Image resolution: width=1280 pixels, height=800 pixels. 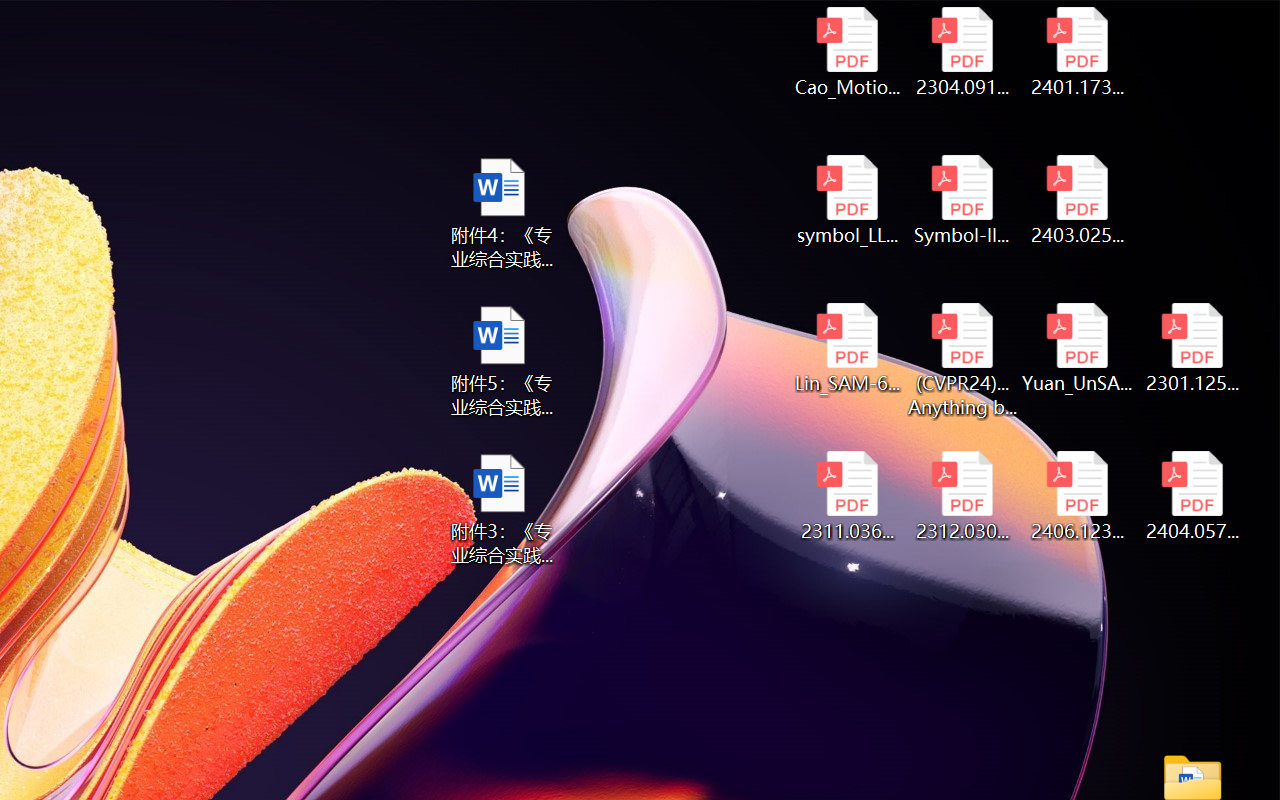 What do you see at coordinates (1192, 348) in the screenshot?
I see `'2301.12597v3.pdf'` at bounding box center [1192, 348].